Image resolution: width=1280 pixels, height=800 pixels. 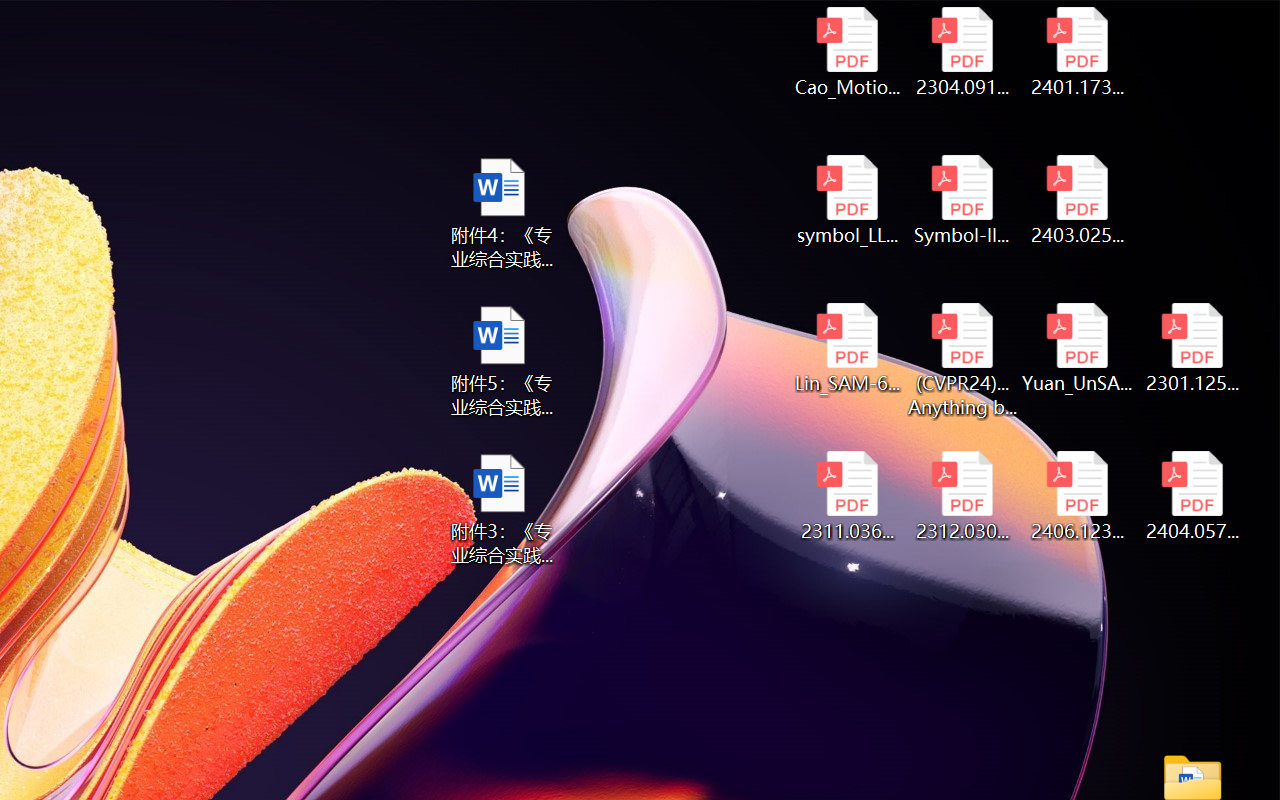 What do you see at coordinates (1192, 348) in the screenshot?
I see `'2301.12597v3.pdf'` at bounding box center [1192, 348].